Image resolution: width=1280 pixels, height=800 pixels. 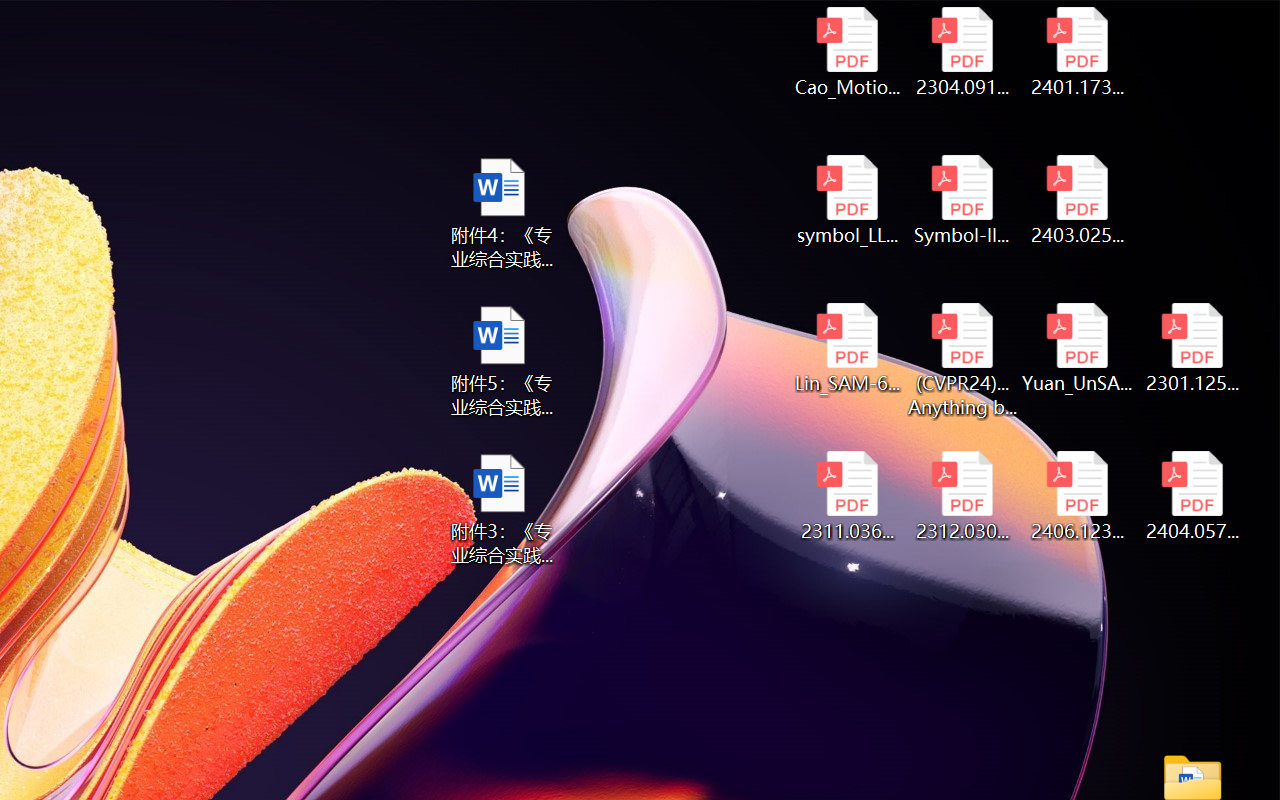 What do you see at coordinates (1192, 348) in the screenshot?
I see `'2301.12597v3.pdf'` at bounding box center [1192, 348].